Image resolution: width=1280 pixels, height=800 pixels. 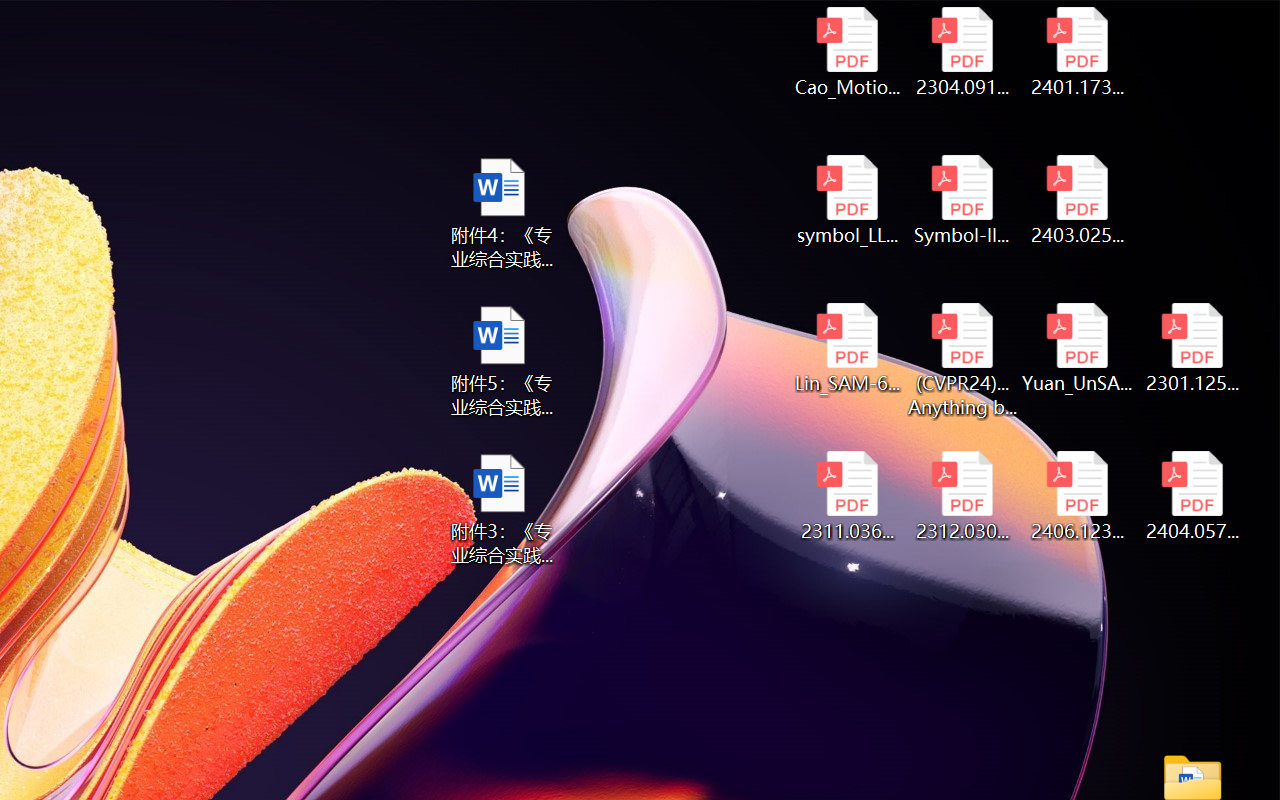 What do you see at coordinates (1192, 348) in the screenshot?
I see `'2301.12597v3.pdf'` at bounding box center [1192, 348].